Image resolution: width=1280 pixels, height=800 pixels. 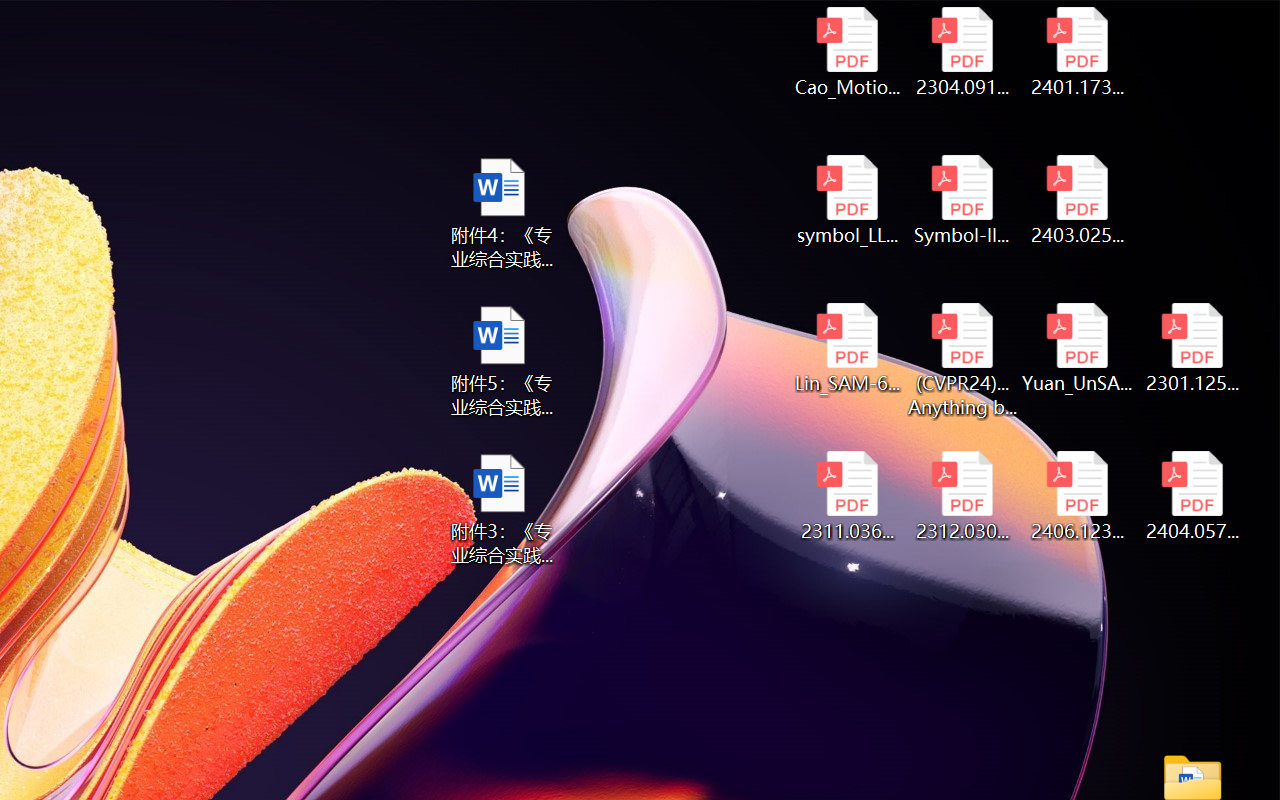 What do you see at coordinates (1192, 348) in the screenshot?
I see `'2301.12597v3.pdf'` at bounding box center [1192, 348].